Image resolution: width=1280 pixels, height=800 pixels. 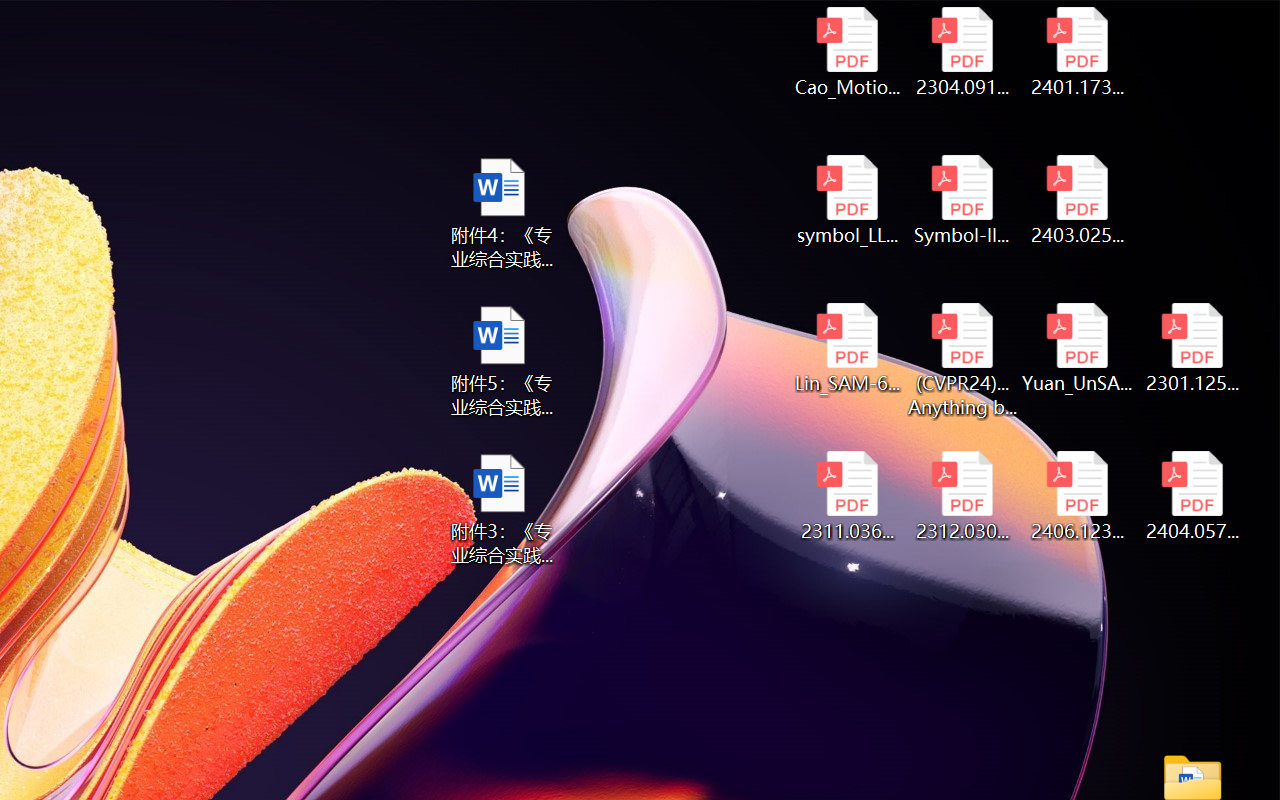 What do you see at coordinates (1192, 348) in the screenshot?
I see `'2301.12597v3.pdf'` at bounding box center [1192, 348].